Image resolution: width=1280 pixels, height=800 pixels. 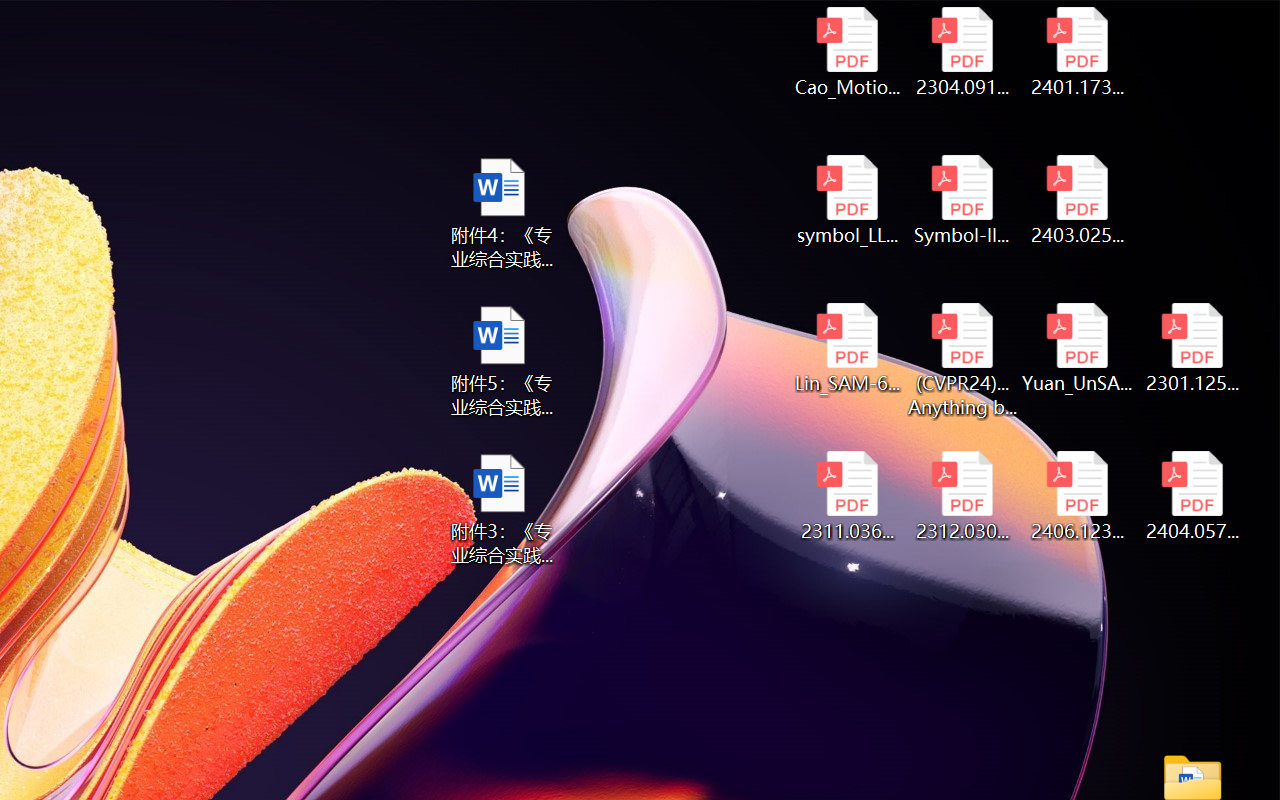 What do you see at coordinates (1192, 348) in the screenshot?
I see `'2301.12597v3.pdf'` at bounding box center [1192, 348].